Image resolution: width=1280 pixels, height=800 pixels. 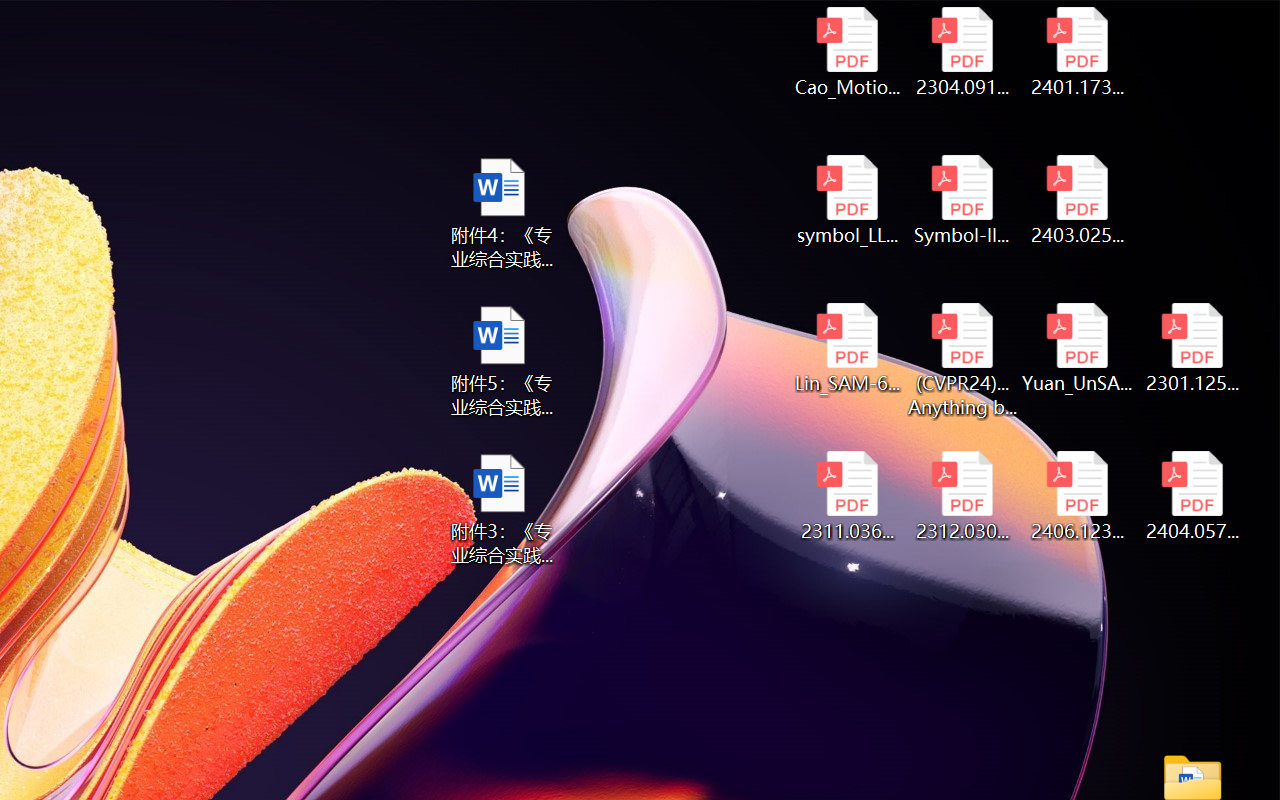 What do you see at coordinates (1192, 348) in the screenshot?
I see `'2301.12597v3.pdf'` at bounding box center [1192, 348].